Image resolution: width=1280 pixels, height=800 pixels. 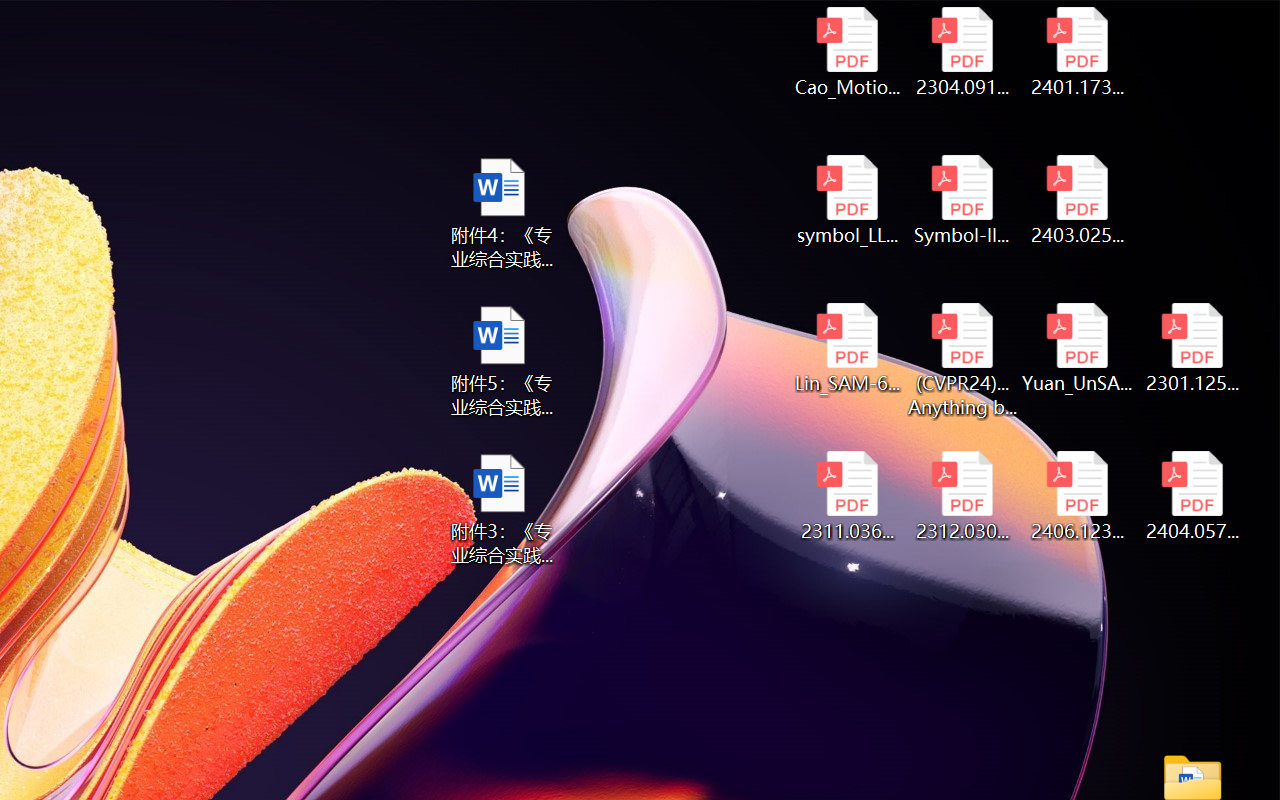 What do you see at coordinates (1192, 348) in the screenshot?
I see `'2301.12597v3.pdf'` at bounding box center [1192, 348].